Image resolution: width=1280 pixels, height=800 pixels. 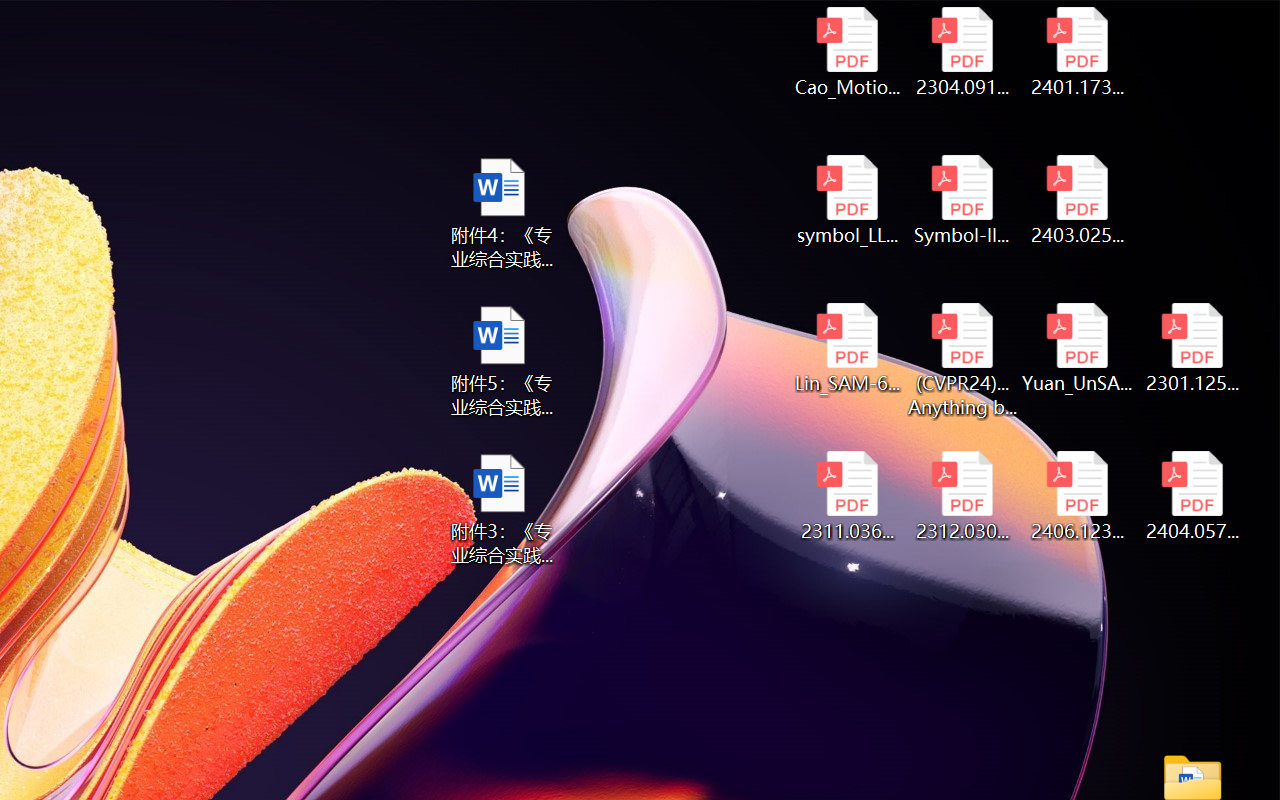 What do you see at coordinates (1192, 348) in the screenshot?
I see `'2301.12597v3.pdf'` at bounding box center [1192, 348].